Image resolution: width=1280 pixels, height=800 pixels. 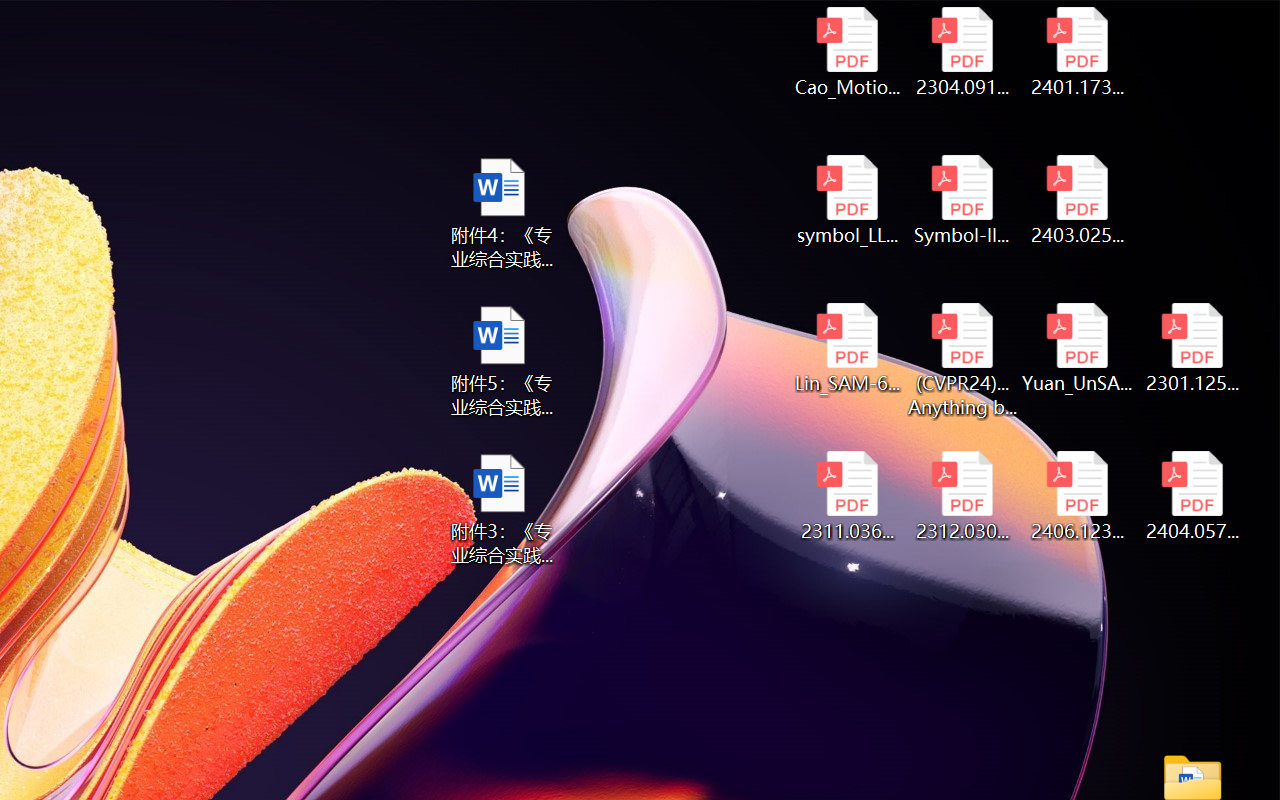 What do you see at coordinates (1192, 348) in the screenshot?
I see `'2301.12597v3.pdf'` at bounding box center [1192, 348].